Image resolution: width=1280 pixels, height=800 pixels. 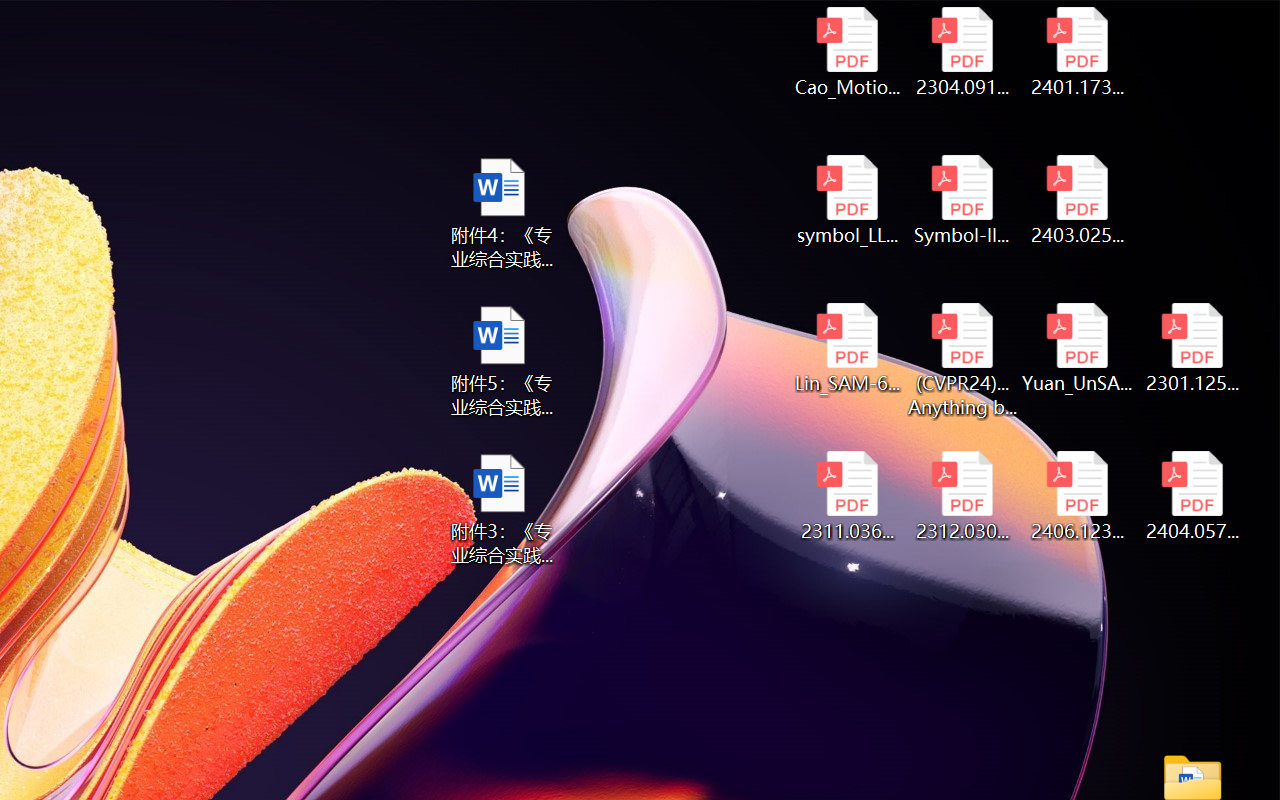 What do you see at coordinates (1192, 348) in the screenshot?
I see `'2301.12597v3.pdf'` at bounding box center [1192, 348].